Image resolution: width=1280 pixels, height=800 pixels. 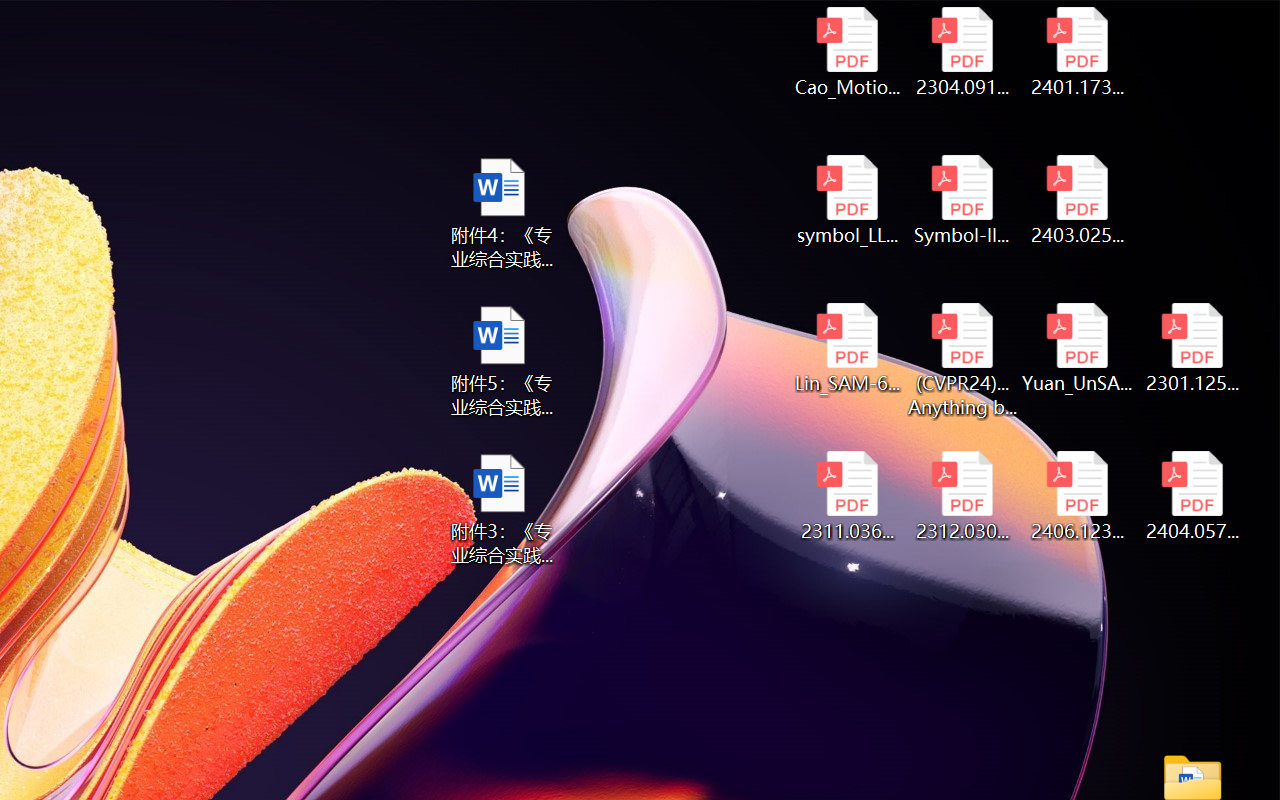 What do you see at coordinates (1192, 348) in the screenshot?
I see `'2301.12597v3.pdf'` at bounding box center [1192, 348].